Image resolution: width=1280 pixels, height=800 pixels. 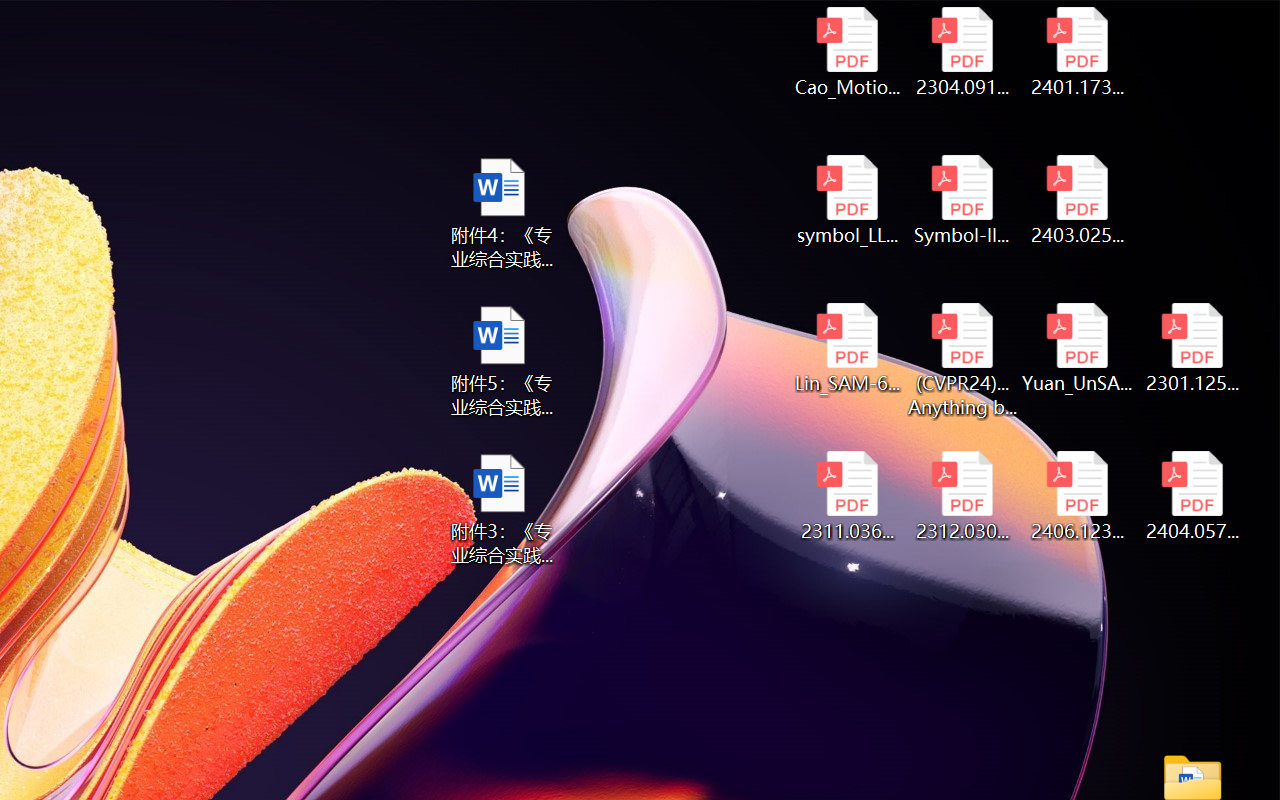 What do you see at coordinates (1192, 348) in the screenshot?
I see `'2301.12597v3.pdf'` at bounding box center [1192, 348].